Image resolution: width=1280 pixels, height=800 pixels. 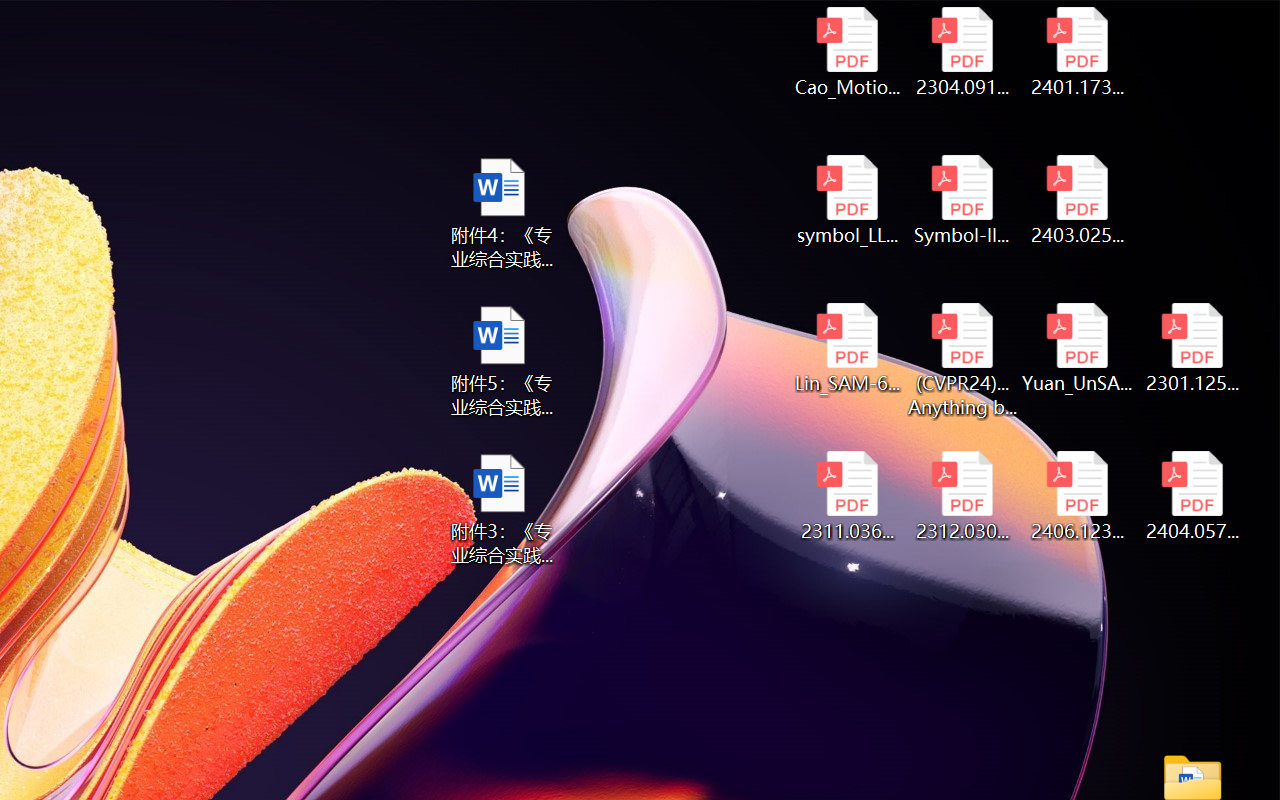 What do you see at coordinates (1192, 348) in the screenshot?
I see `'2301.12597v3.pdf'` at bounding box center [1192, 348].